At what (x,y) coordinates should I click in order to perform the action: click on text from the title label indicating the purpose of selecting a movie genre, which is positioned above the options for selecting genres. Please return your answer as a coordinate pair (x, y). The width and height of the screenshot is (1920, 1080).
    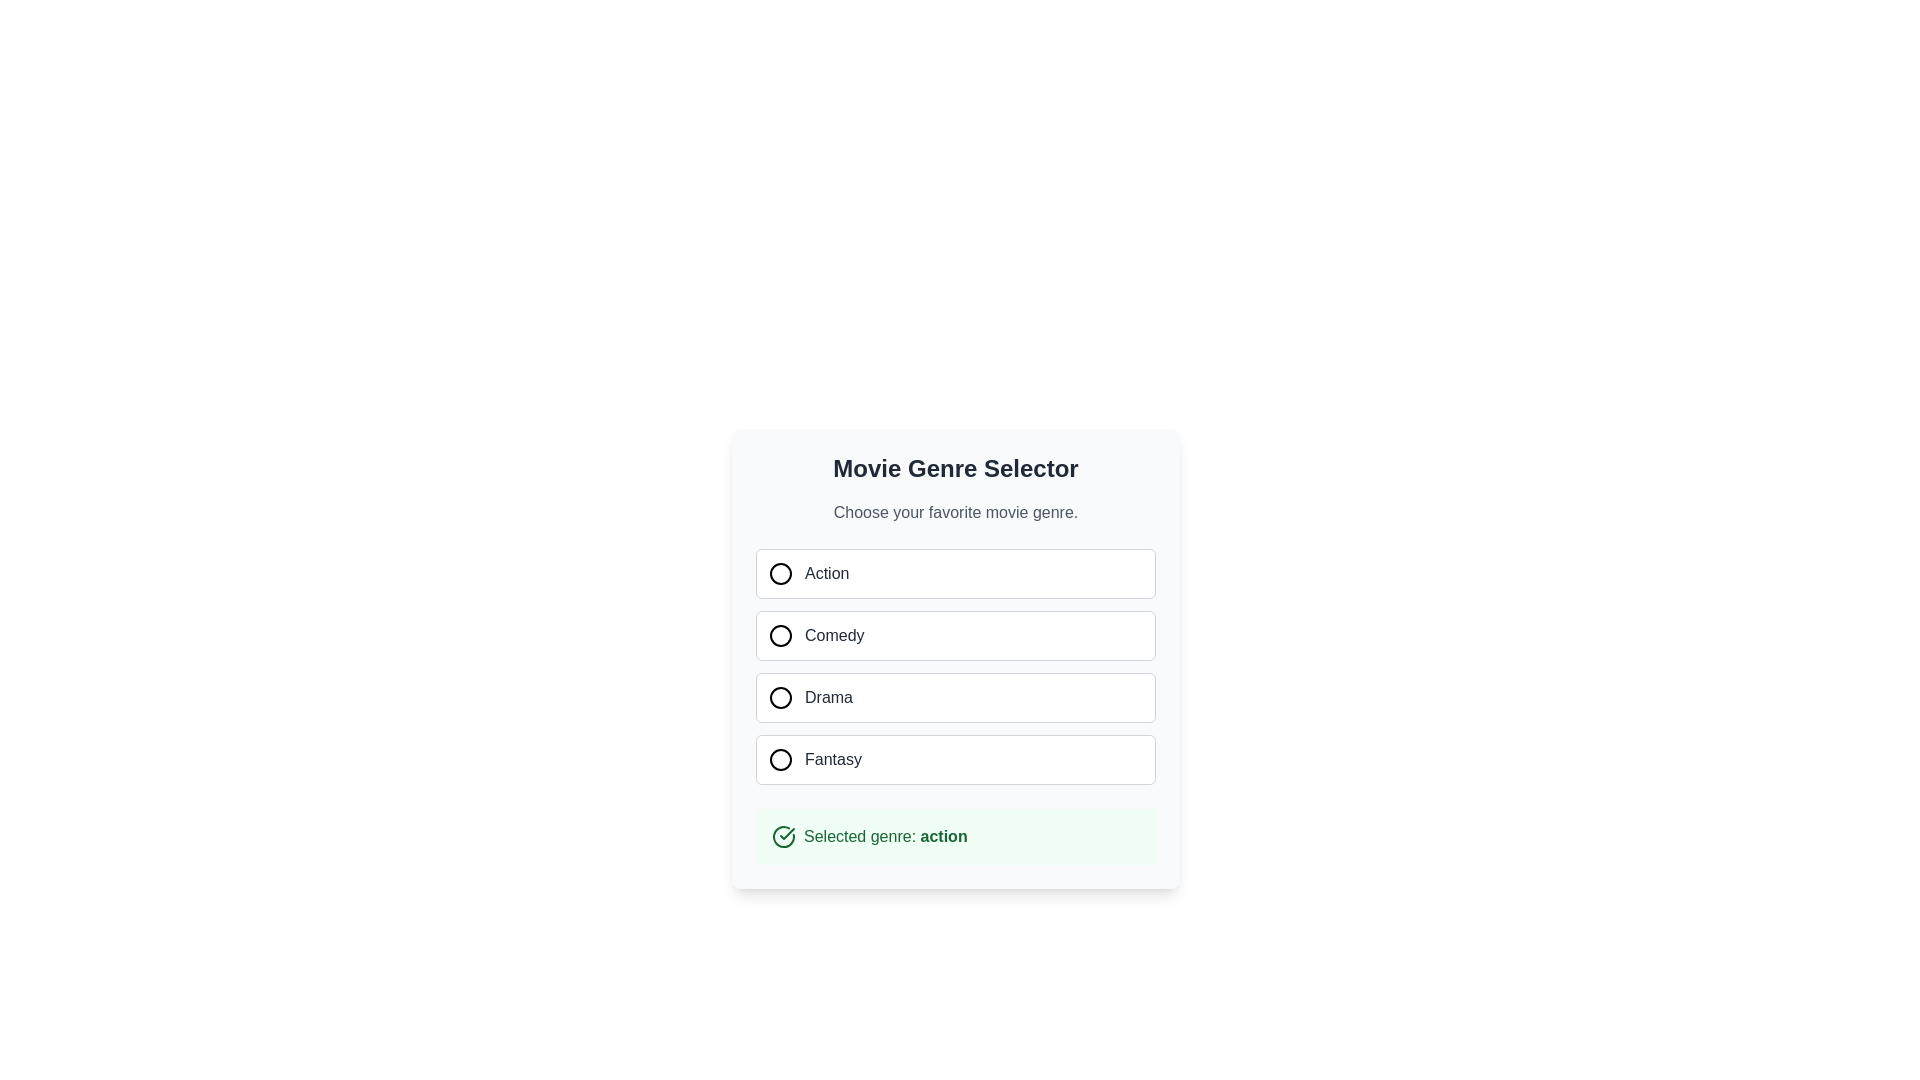
    Looking at the image, I should click on (954, 469).